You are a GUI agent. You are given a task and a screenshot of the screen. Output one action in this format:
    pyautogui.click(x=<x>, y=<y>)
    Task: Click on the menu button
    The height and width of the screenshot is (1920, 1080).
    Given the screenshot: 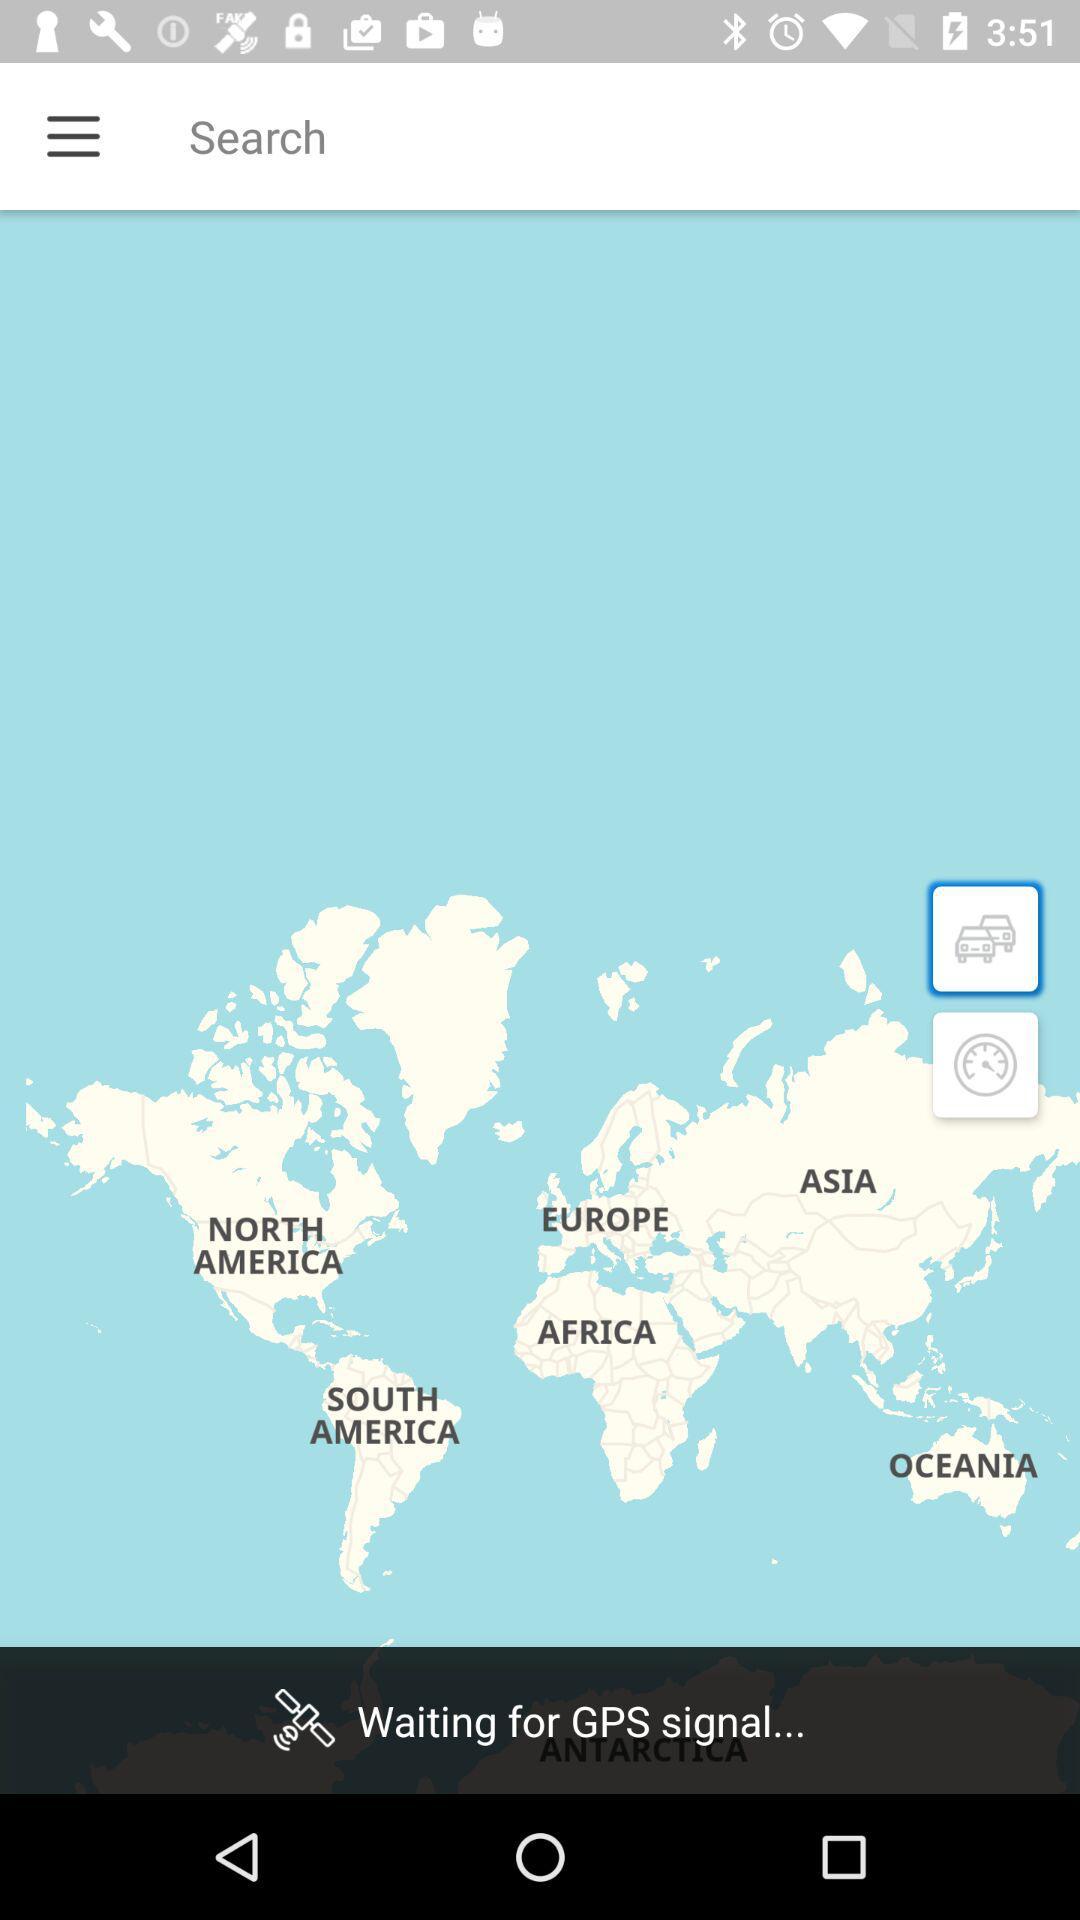 What is the action you would take?
    pyautogui.click(x=72, y=135)
    